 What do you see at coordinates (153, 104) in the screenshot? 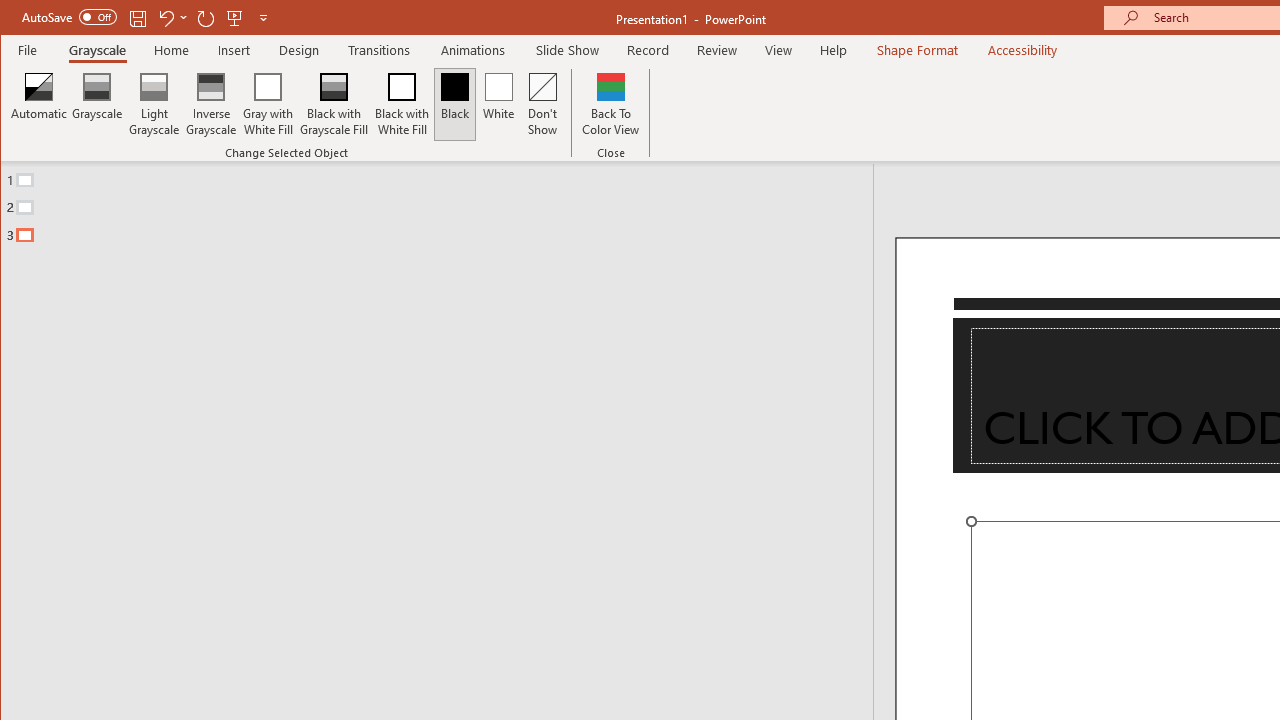
I see `'Light Grayscale'` at bounding box center [153, 104].